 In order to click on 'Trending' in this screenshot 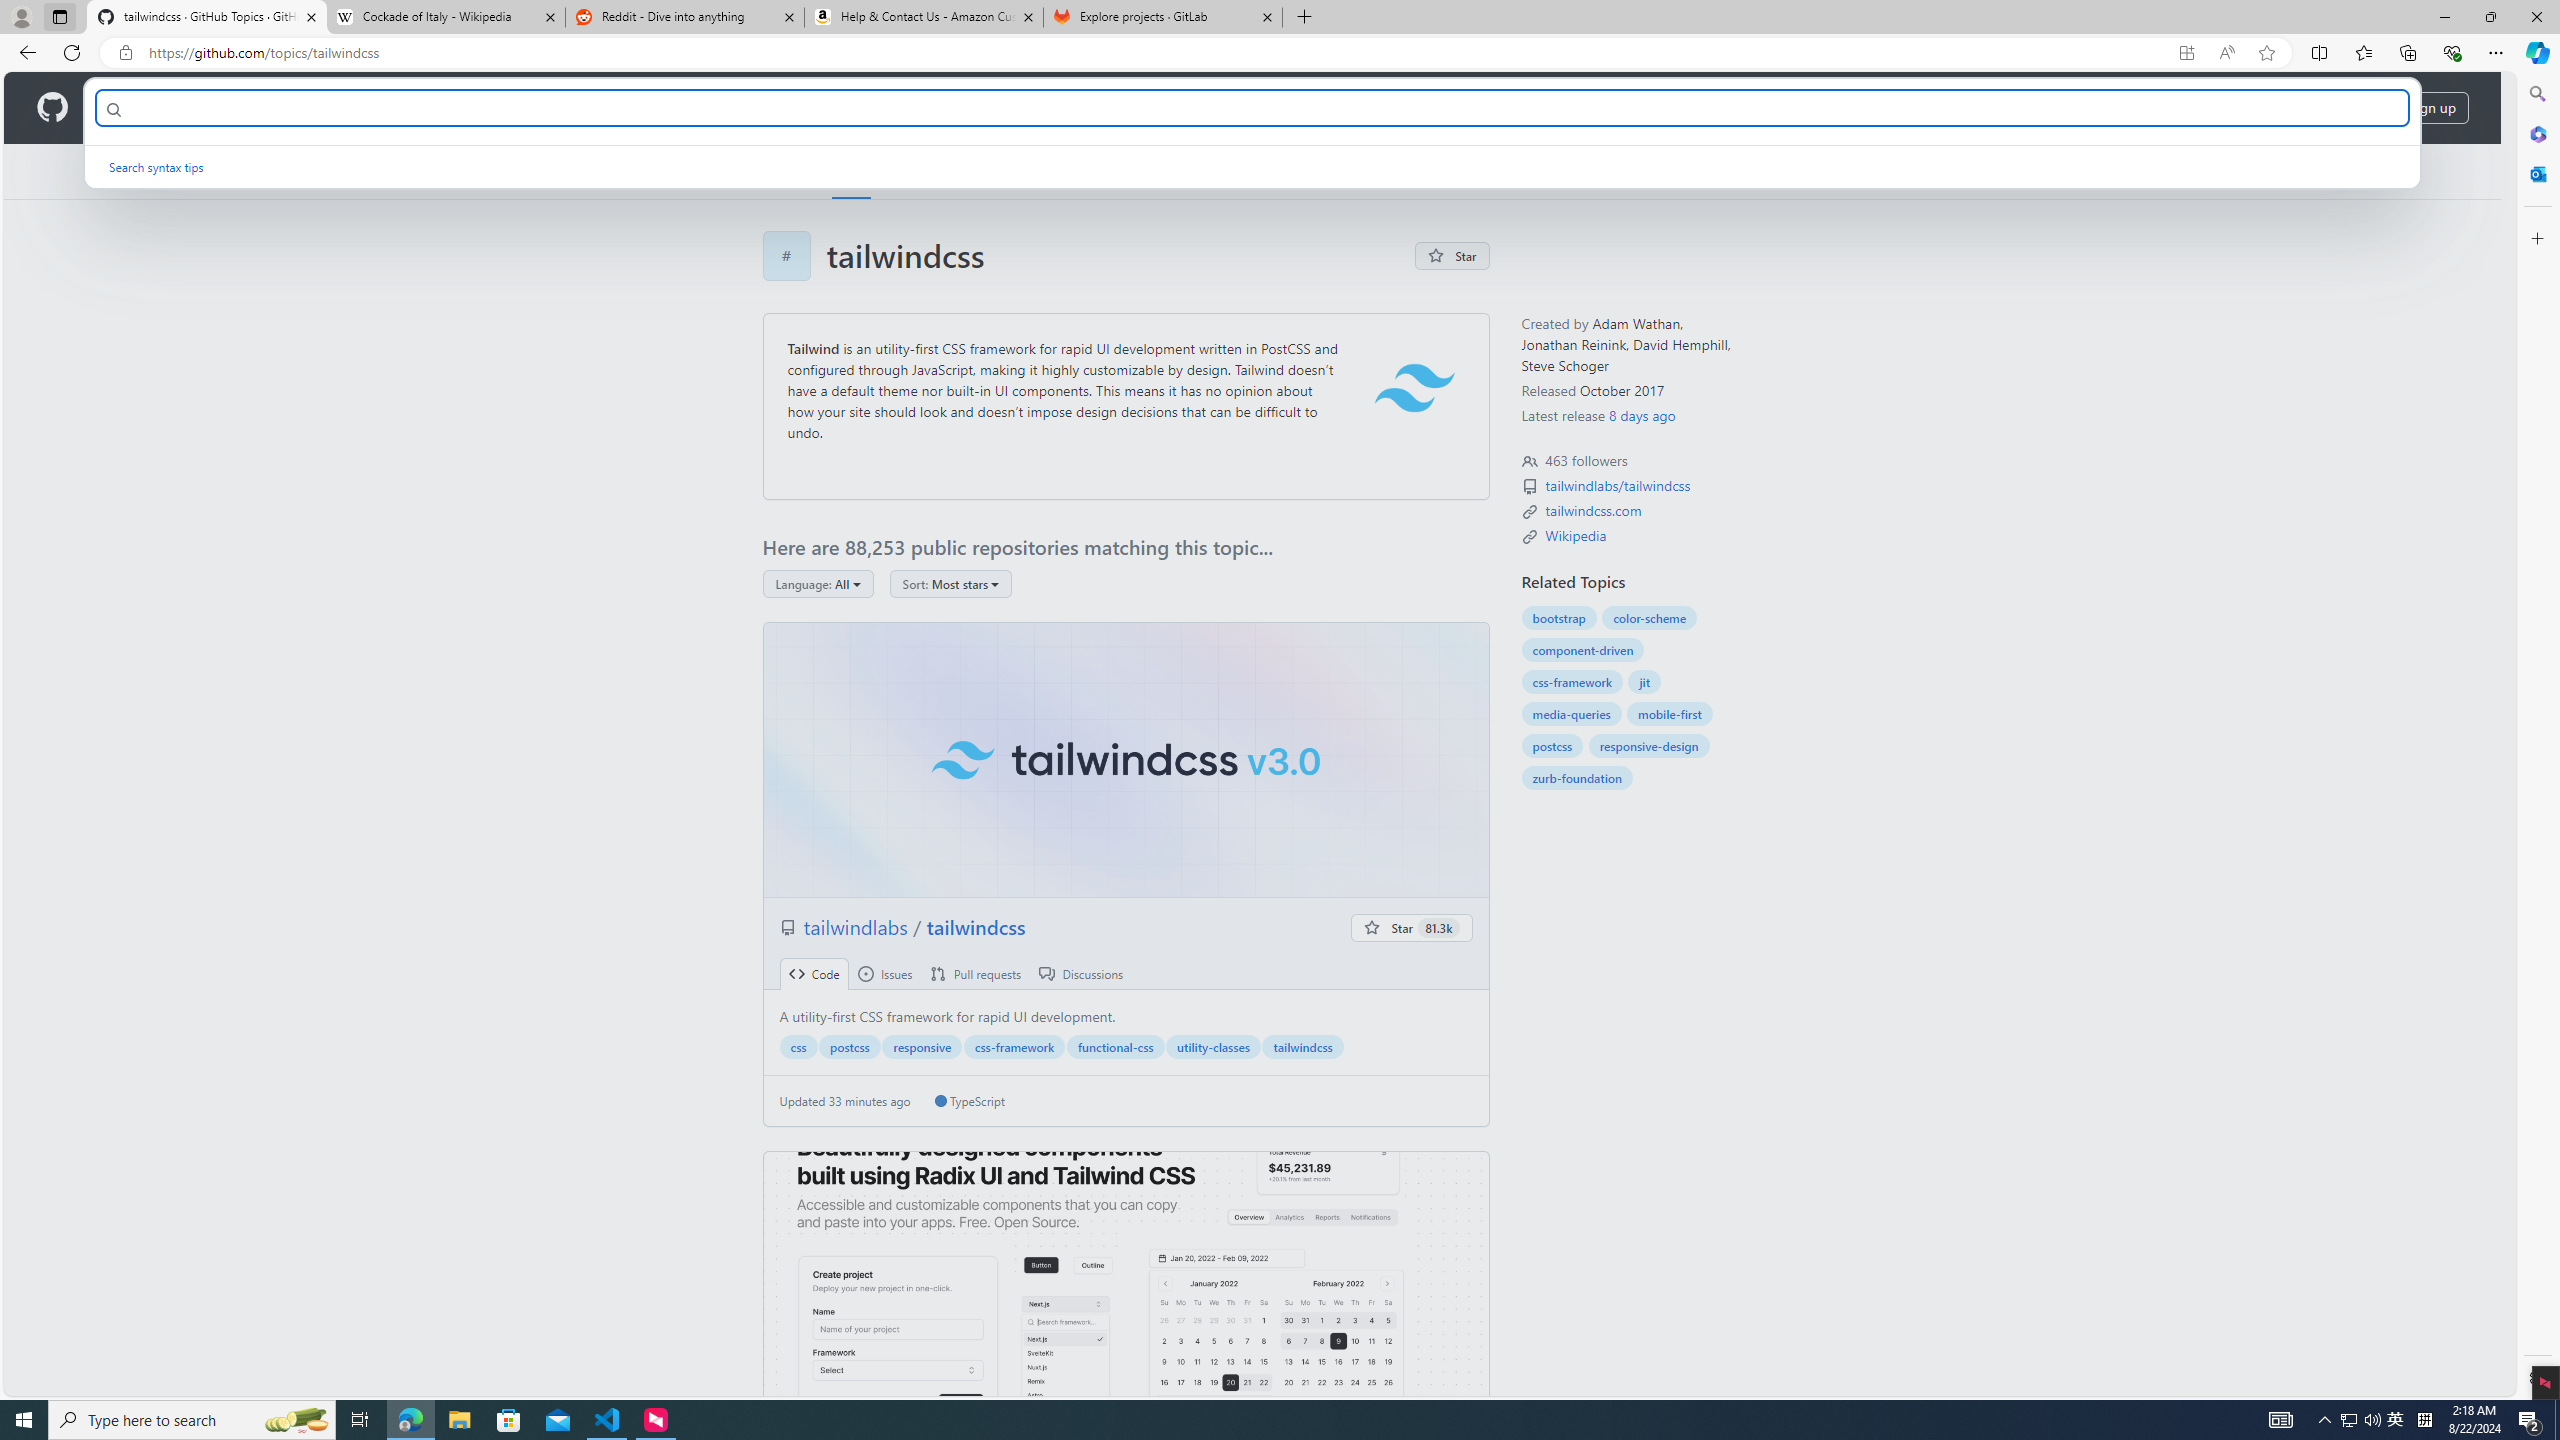, I will do `click(921, 171)`.